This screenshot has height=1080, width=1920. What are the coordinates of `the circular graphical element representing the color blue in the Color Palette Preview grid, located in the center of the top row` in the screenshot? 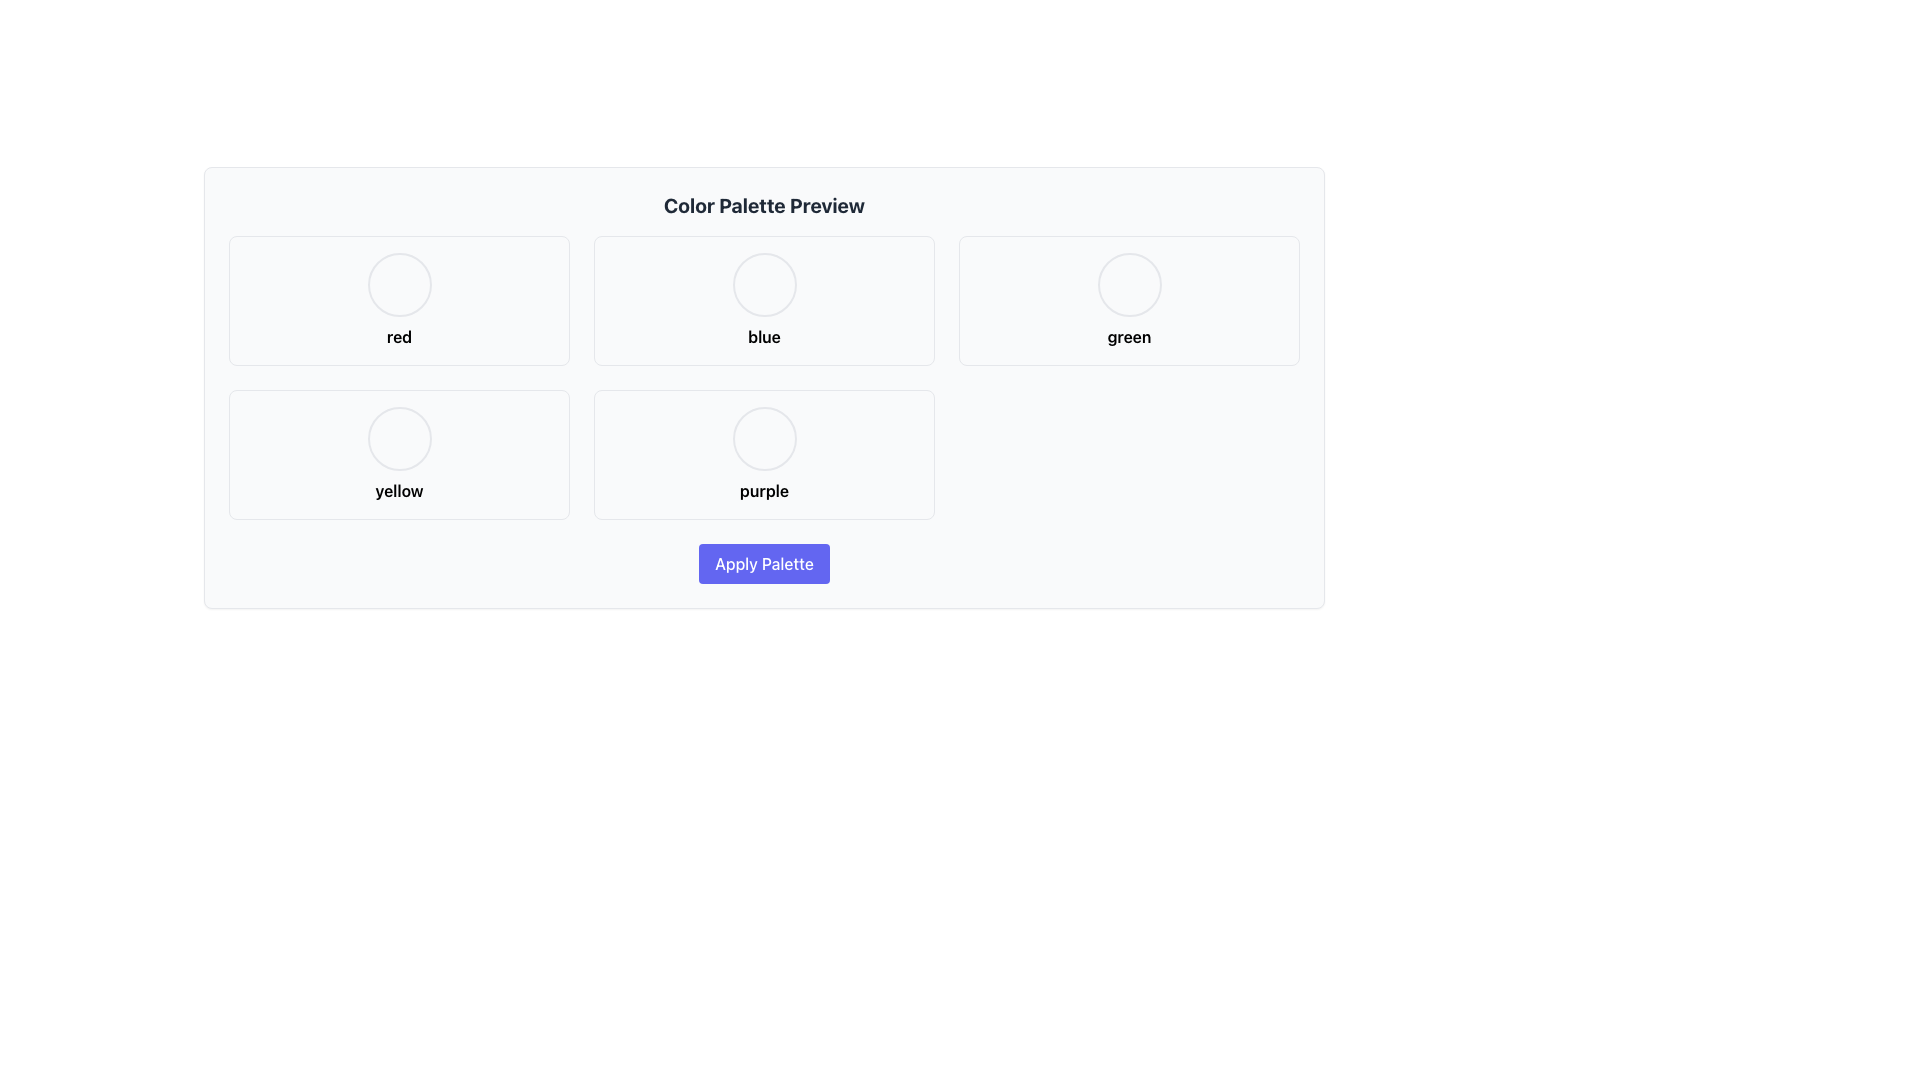 It's located at (763, 285).